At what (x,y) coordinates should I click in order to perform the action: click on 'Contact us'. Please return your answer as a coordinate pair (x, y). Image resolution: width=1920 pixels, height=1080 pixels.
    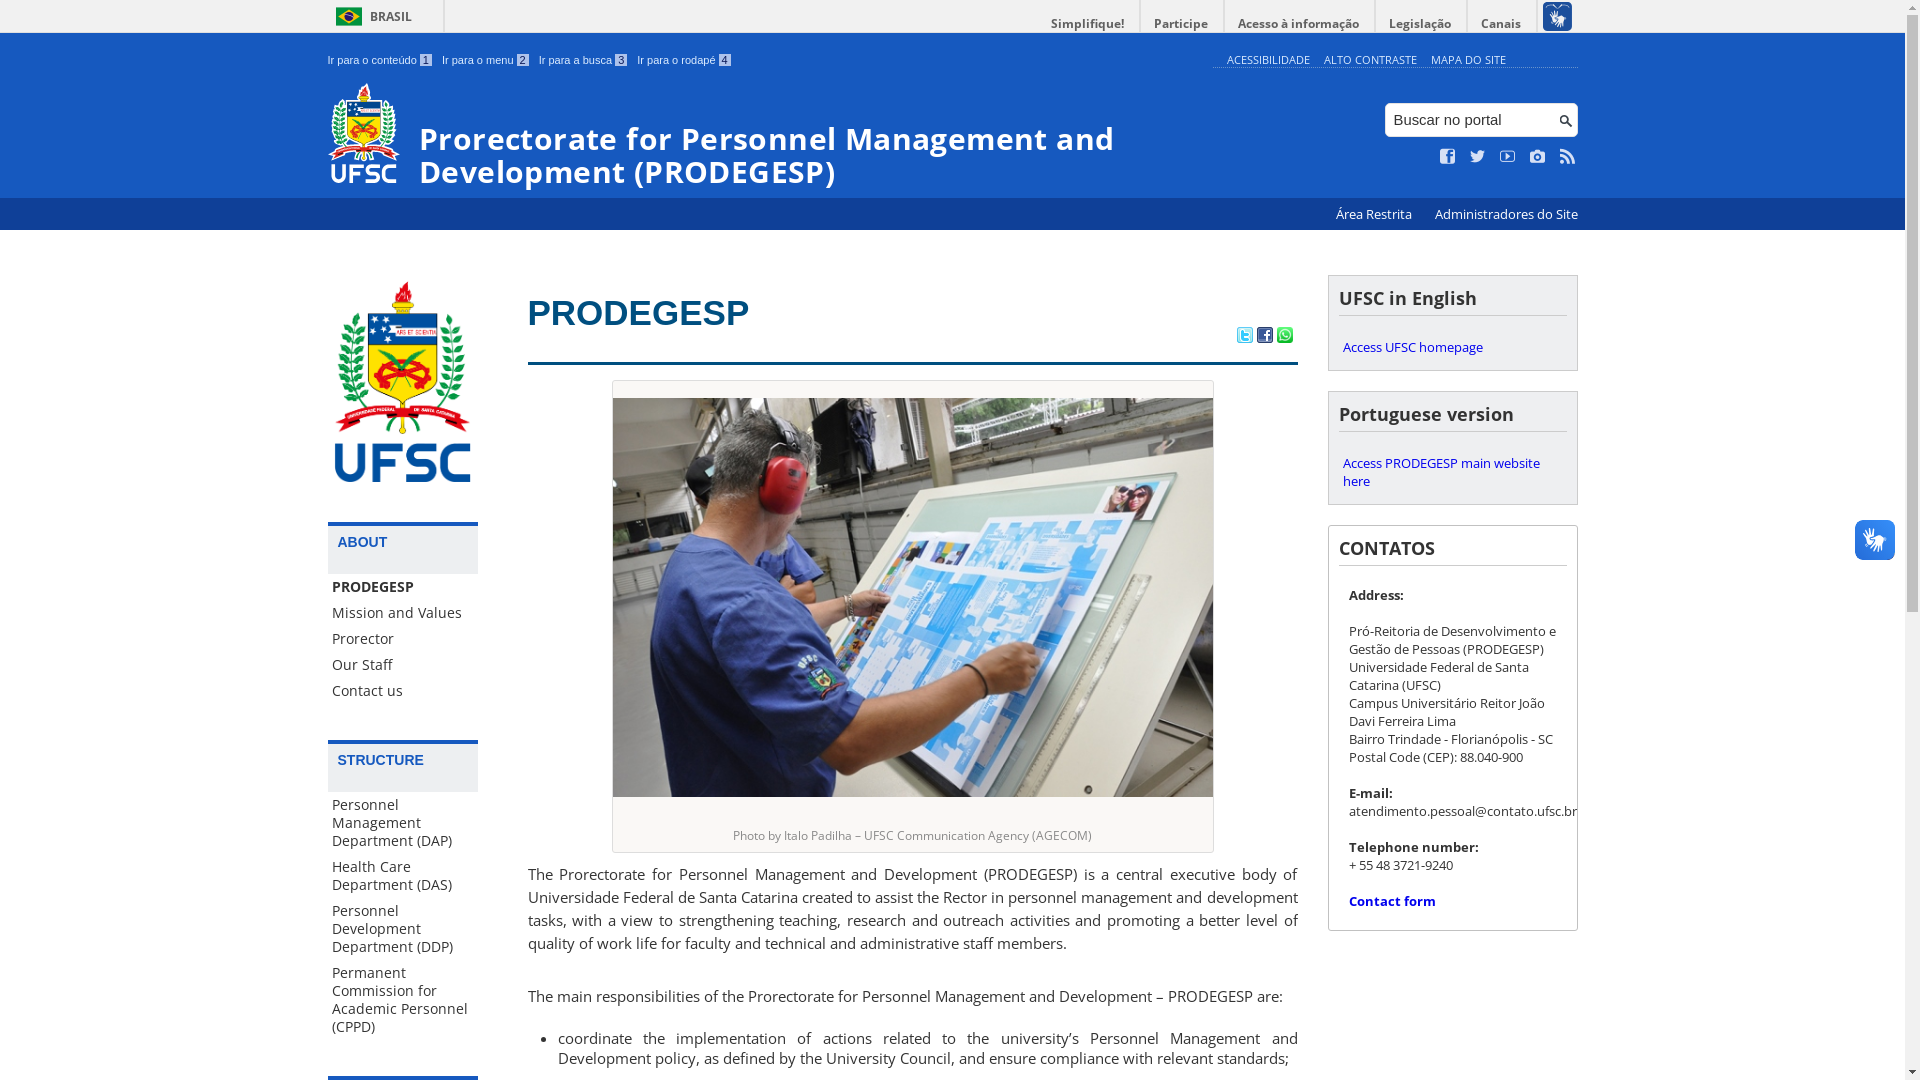
    Looking at the image, I should click on (402, 689).